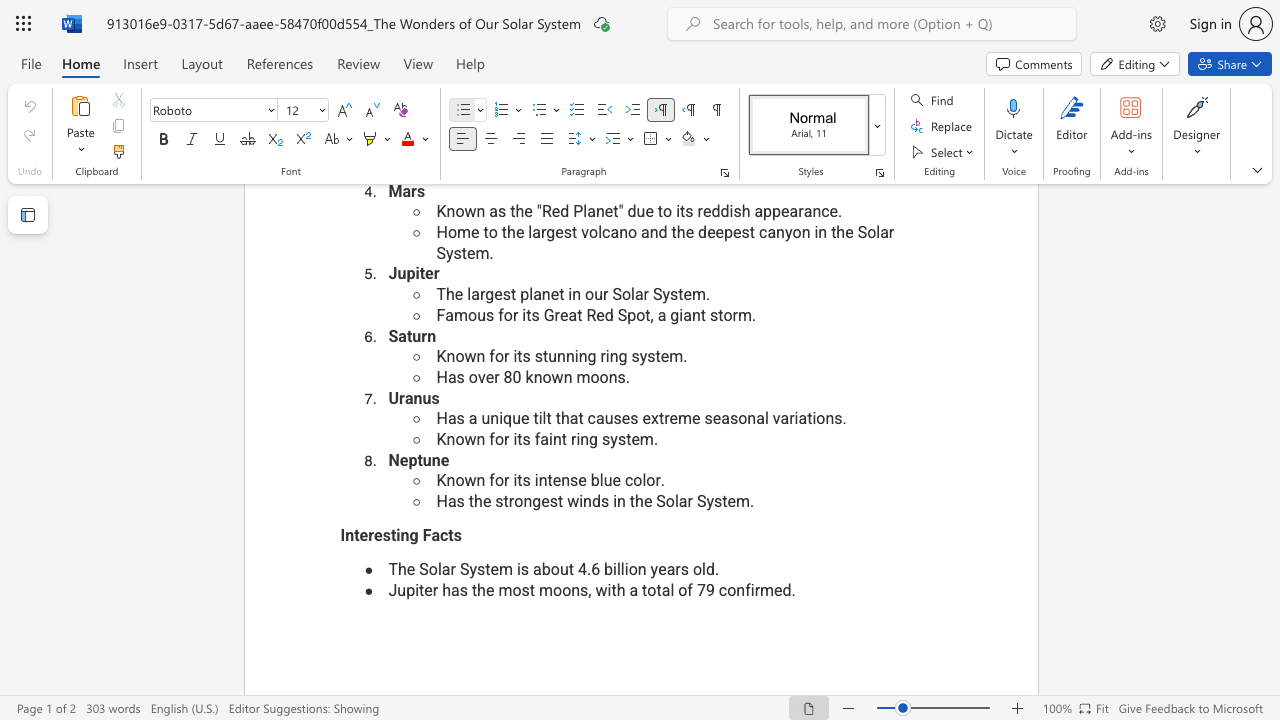  Describe the element at coordinates (462, 589) in the screenshot. I see `the 1th character "s" in the text` at that location.